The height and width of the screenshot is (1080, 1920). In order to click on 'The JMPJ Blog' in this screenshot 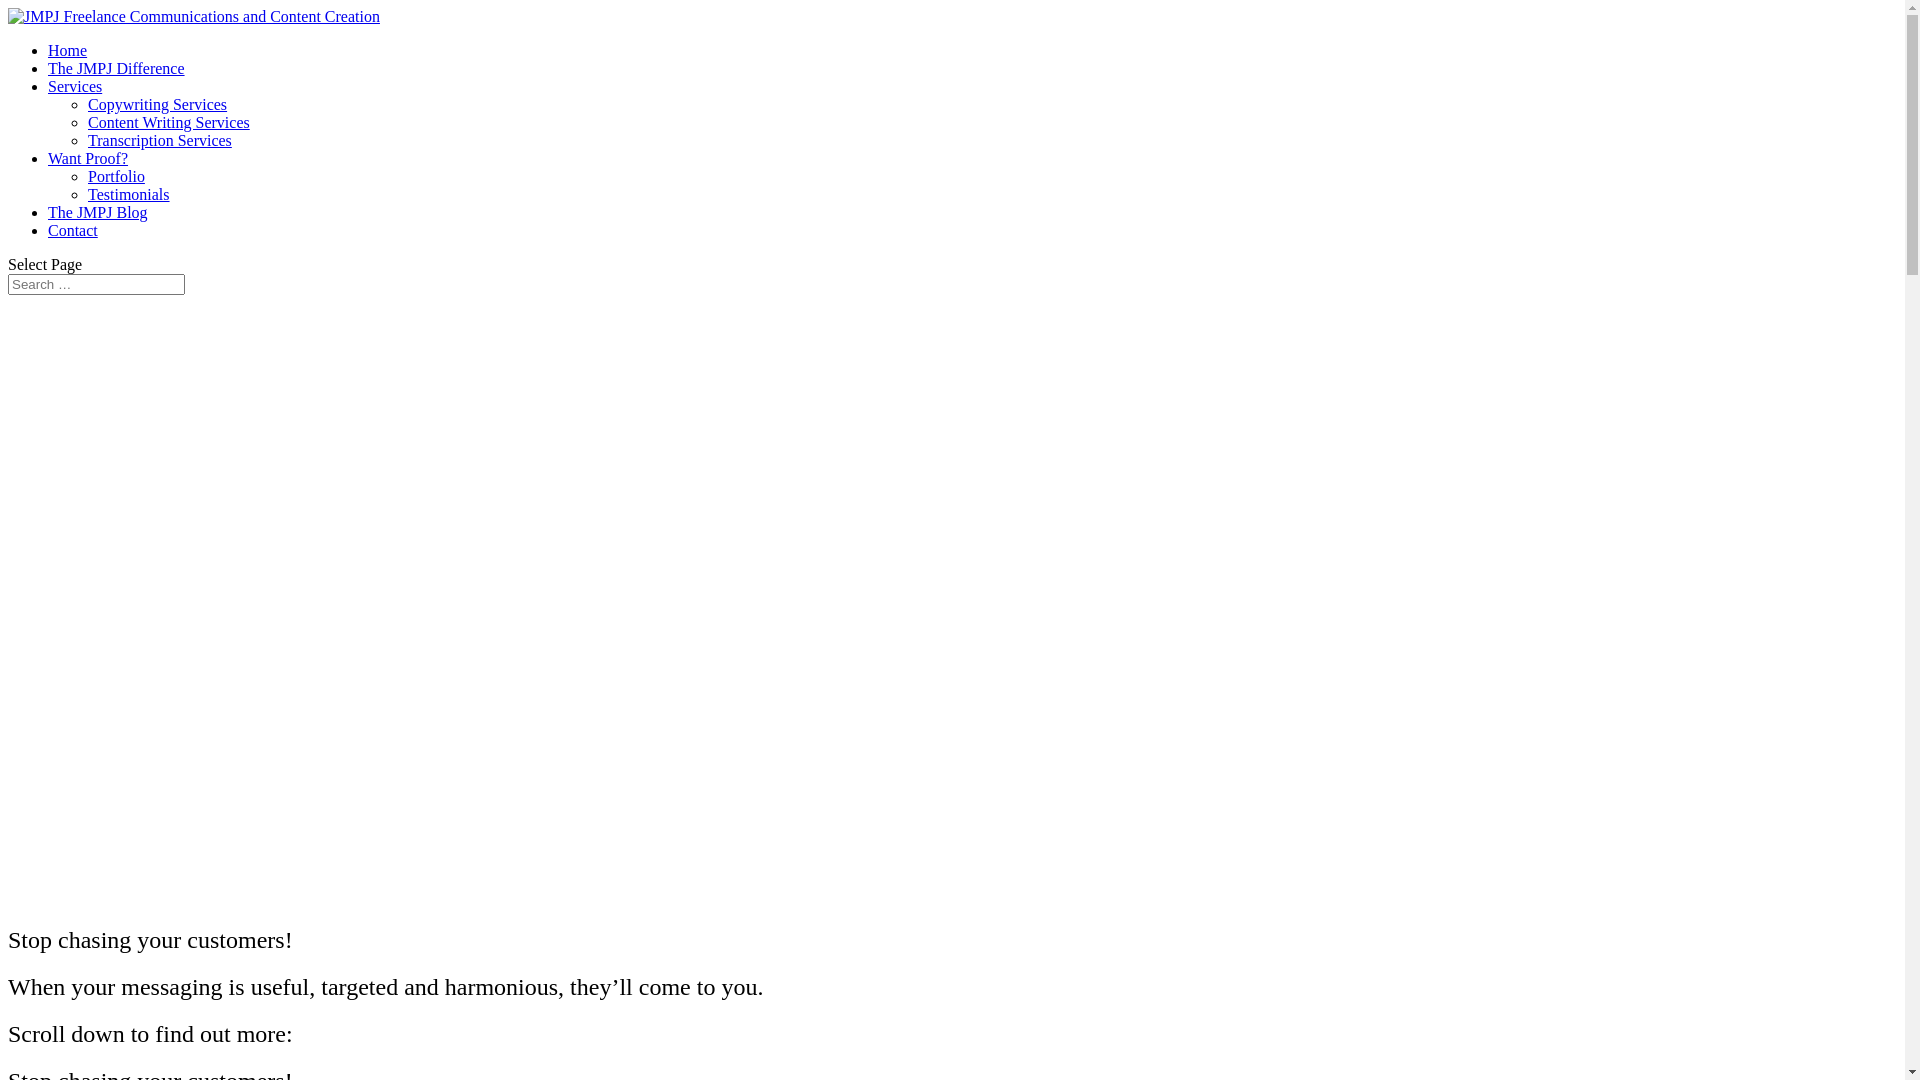, I will do `click(96, 212)`.